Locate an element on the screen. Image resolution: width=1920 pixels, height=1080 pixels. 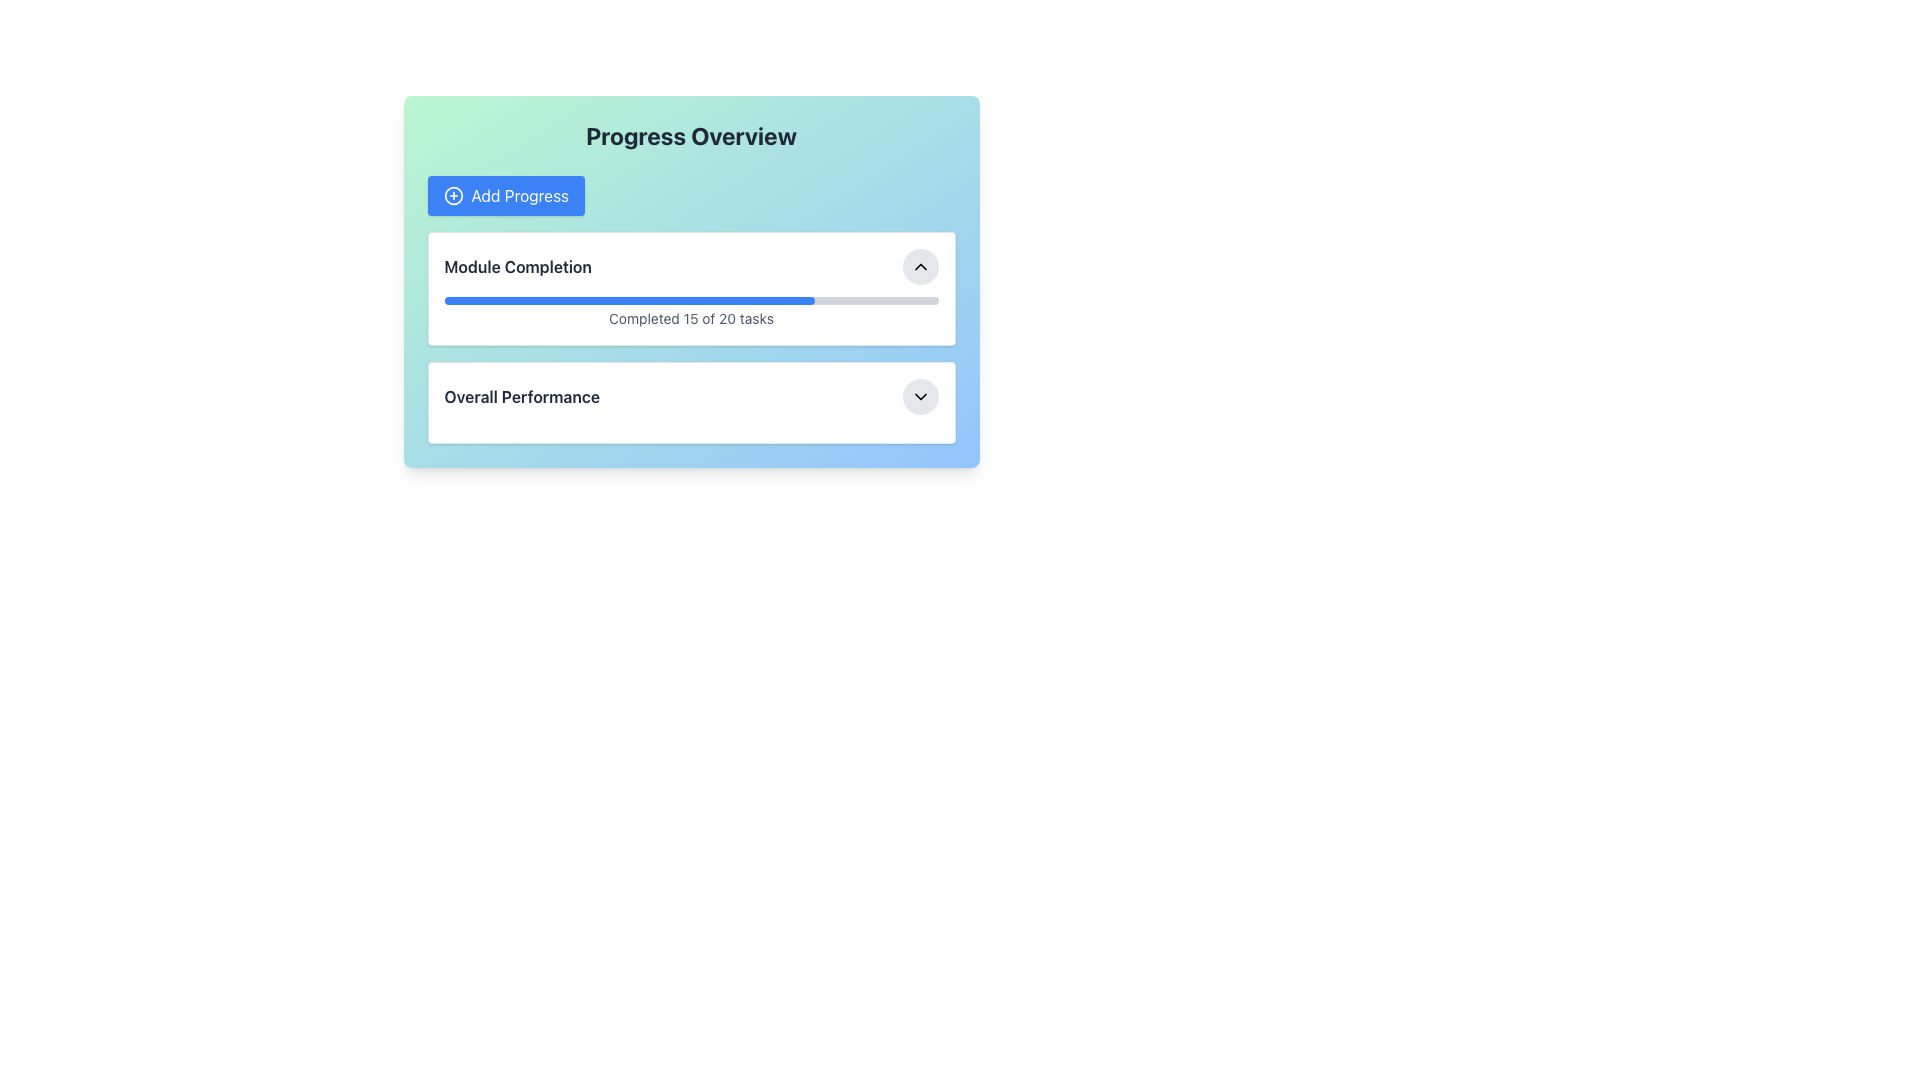
the button that expands or collapses additional details in the 'Overall Performance' section, located at the far right of the section, aligned with the text 'Overall Performance' is located at coordinates (919, 397).